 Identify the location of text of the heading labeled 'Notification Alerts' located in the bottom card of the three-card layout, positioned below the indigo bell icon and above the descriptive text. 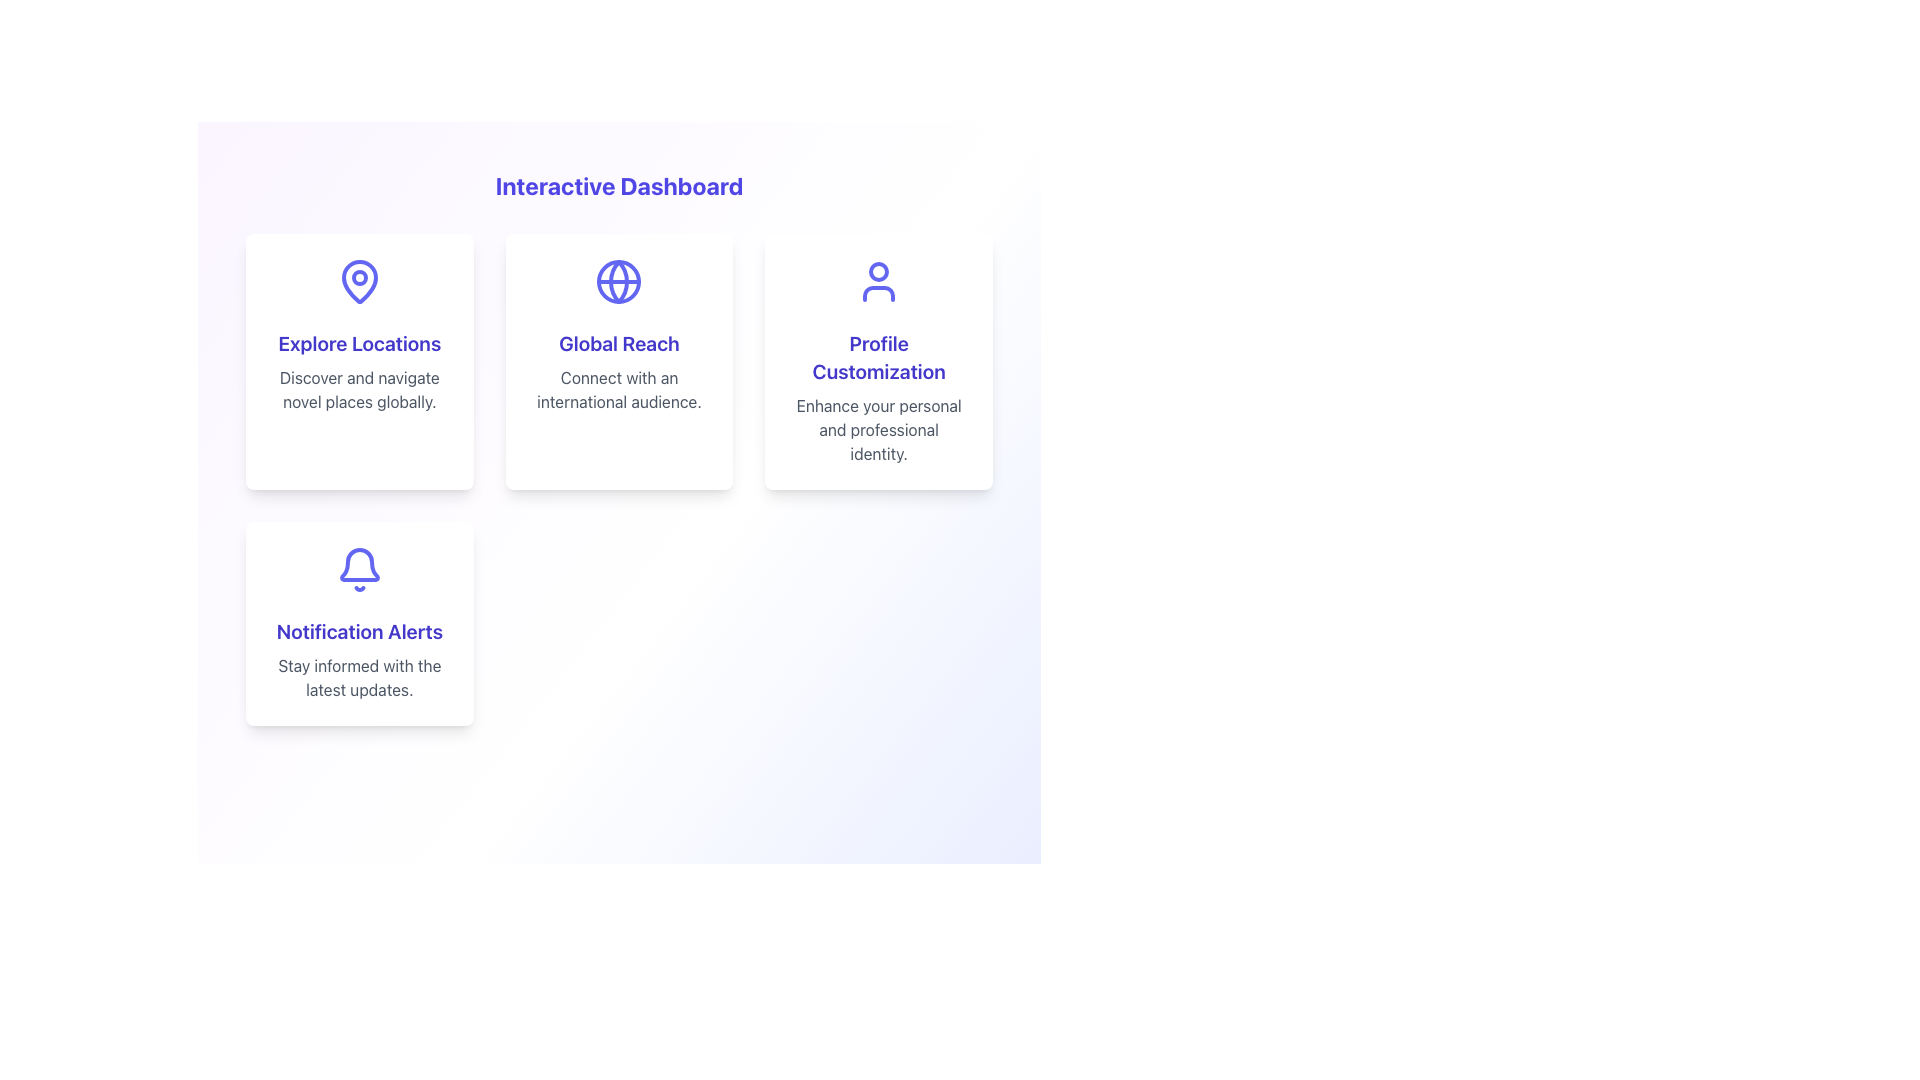
(359, 632).